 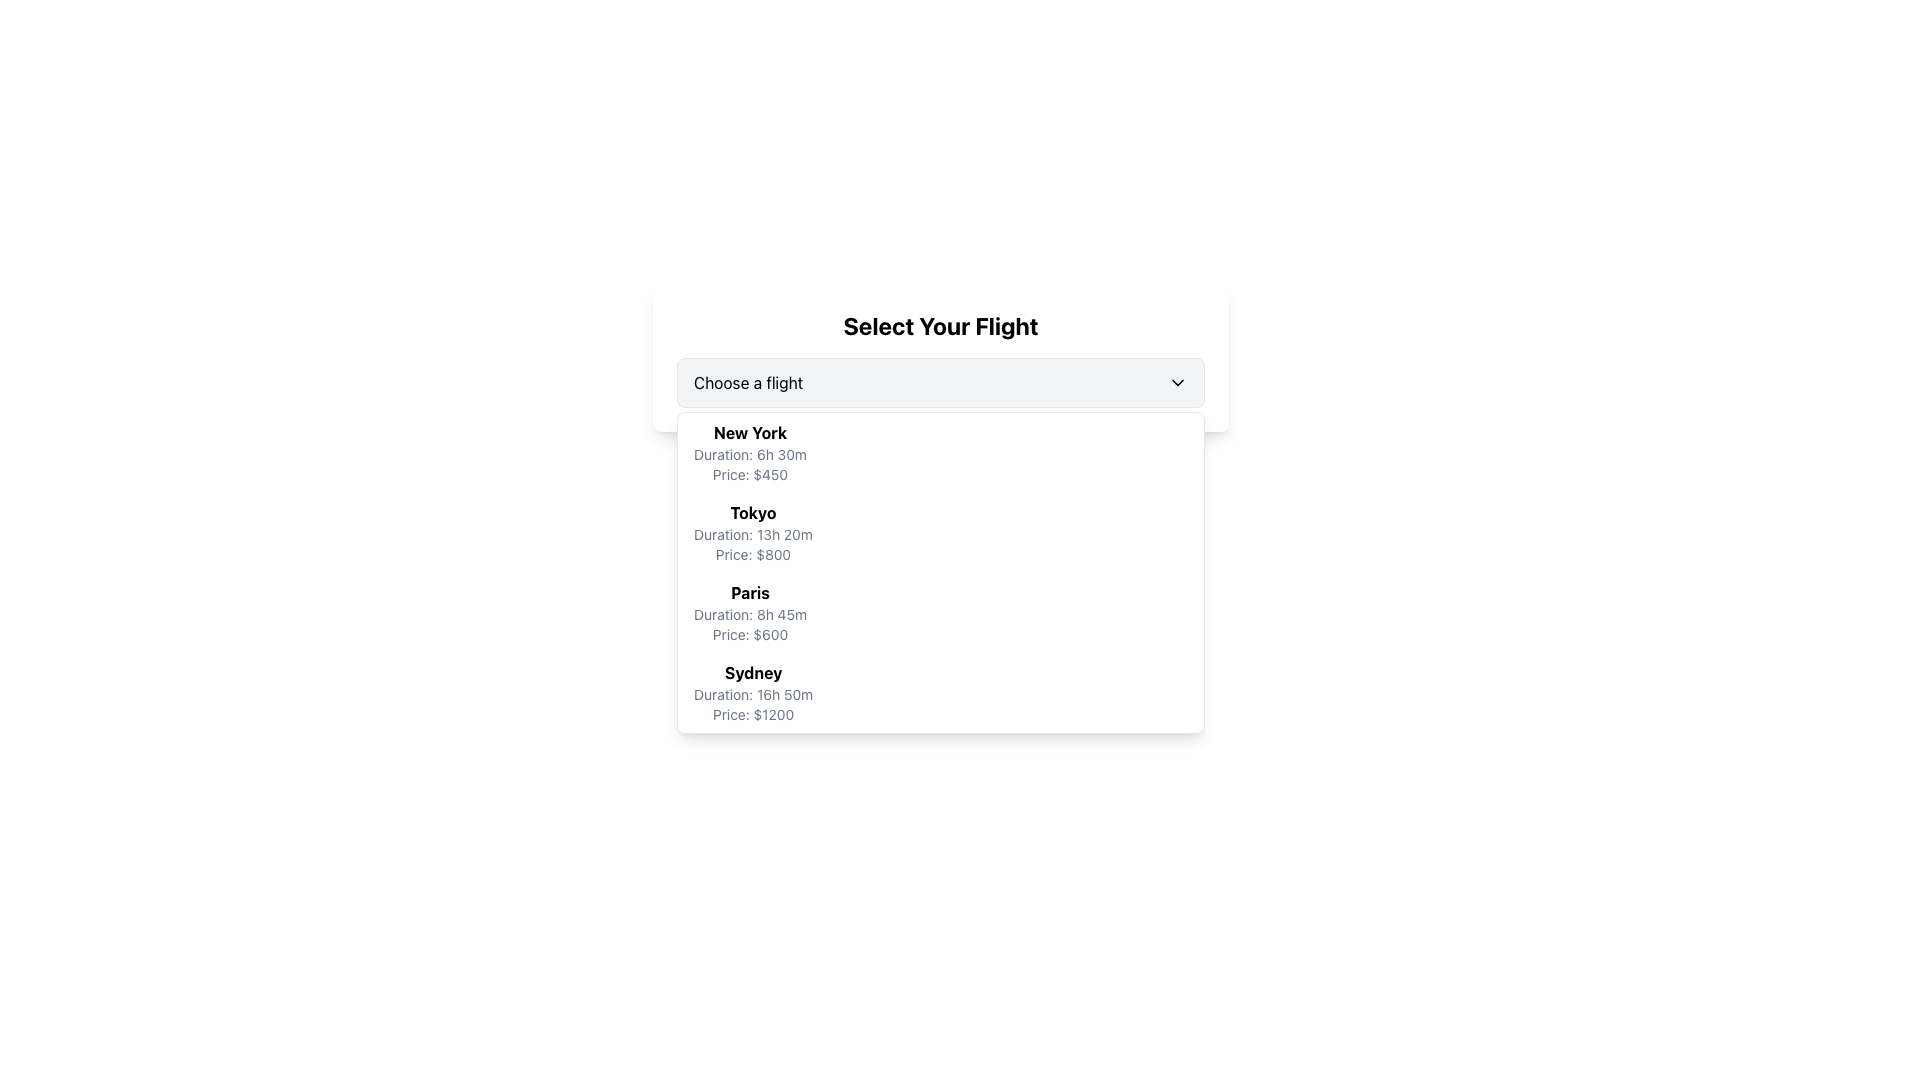 What do you see at coordinates (752, 531) in the screenshot?
I see `the flight information list item for Tokyo` at bounding box center [752, 531].